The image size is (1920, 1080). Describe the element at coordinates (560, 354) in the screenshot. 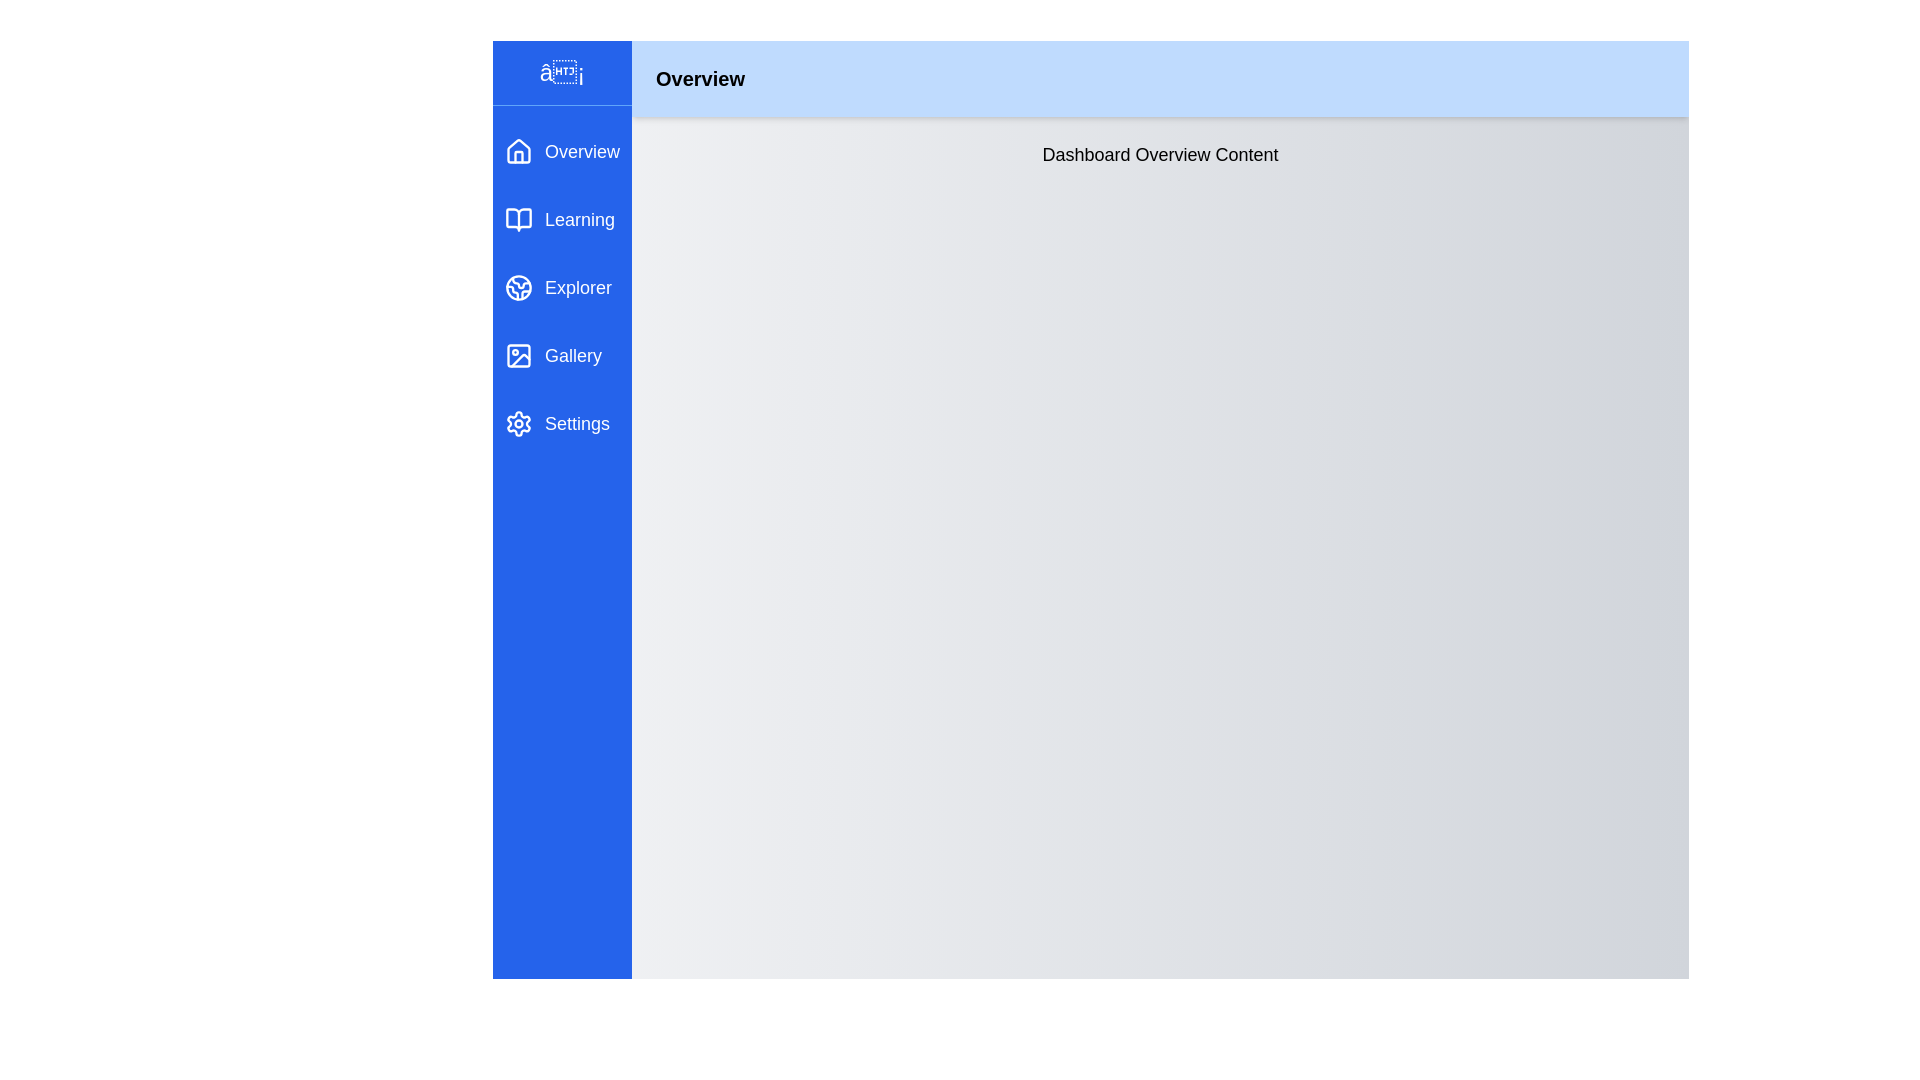

I see `the fourth button in the vertical navigation bar on the left side of the application` at that location.